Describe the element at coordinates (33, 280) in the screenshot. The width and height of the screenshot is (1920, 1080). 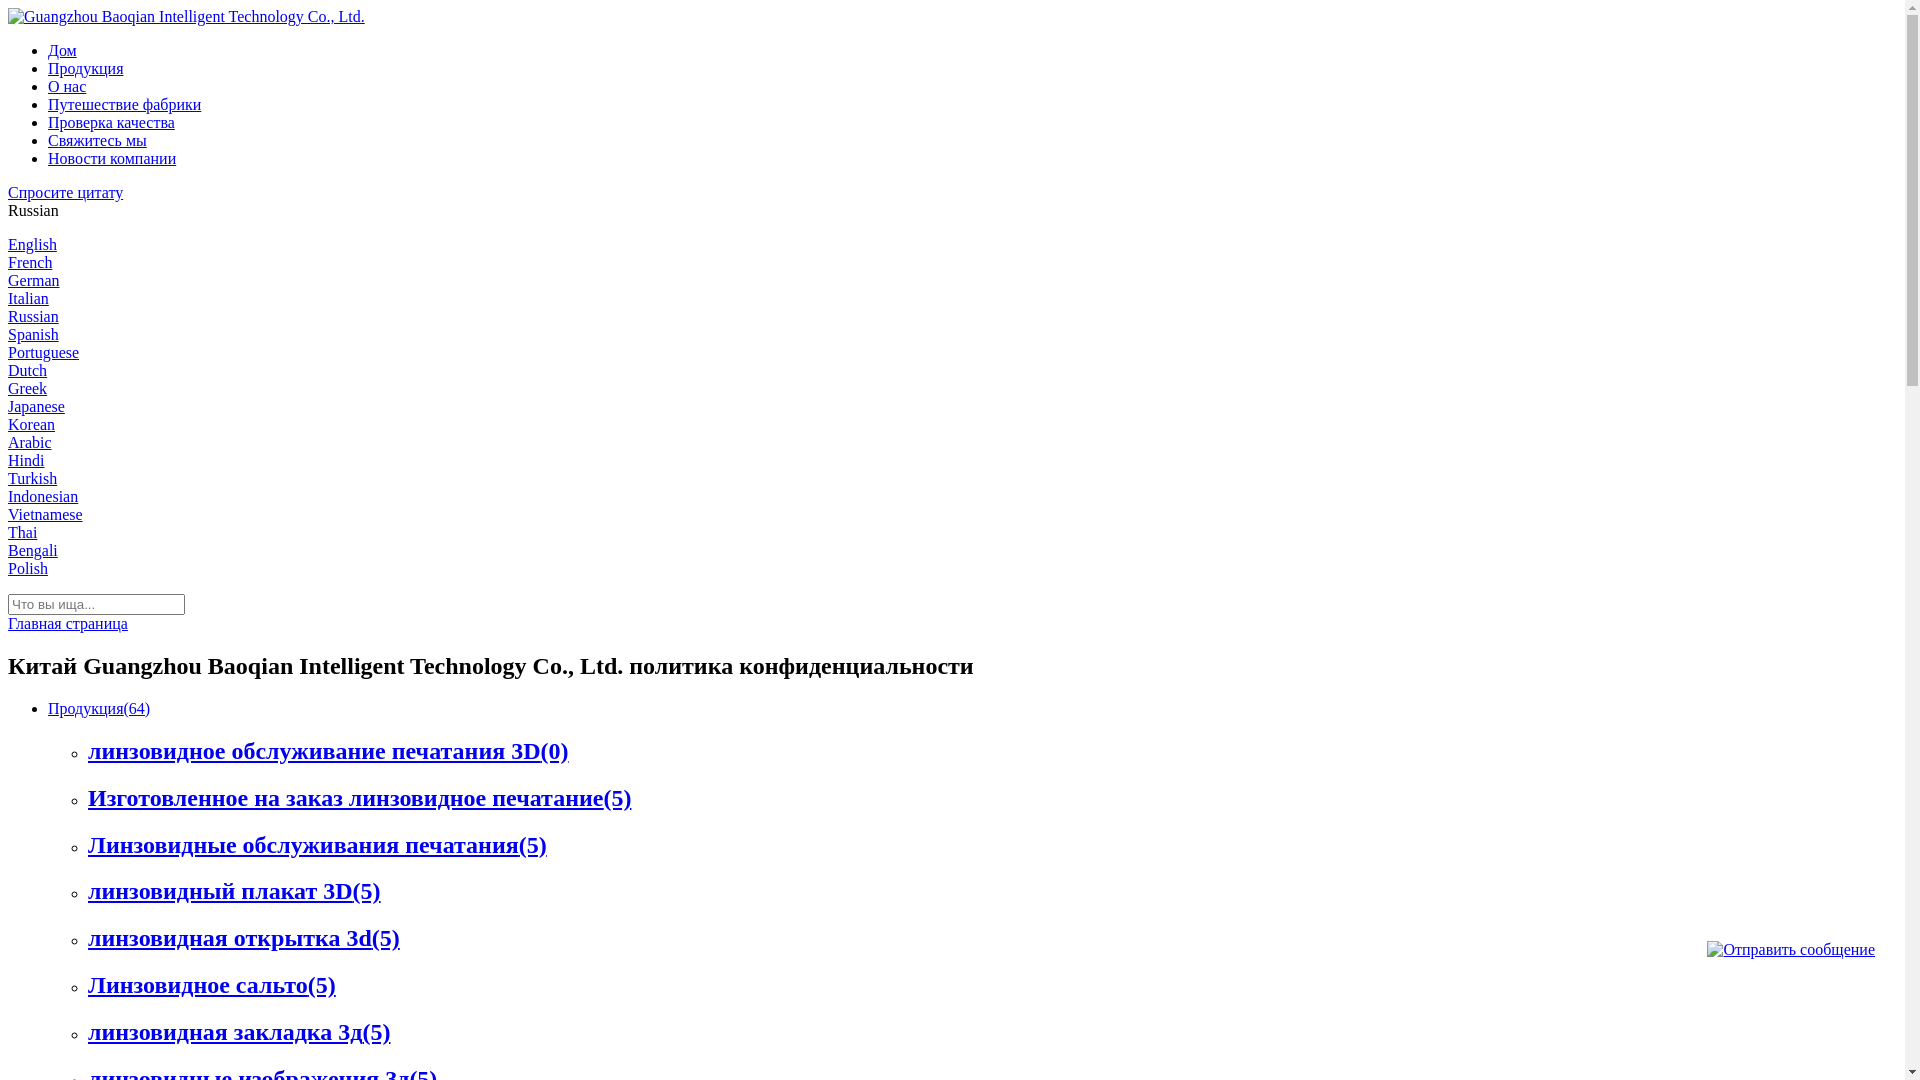
I see `'German'` at that location.